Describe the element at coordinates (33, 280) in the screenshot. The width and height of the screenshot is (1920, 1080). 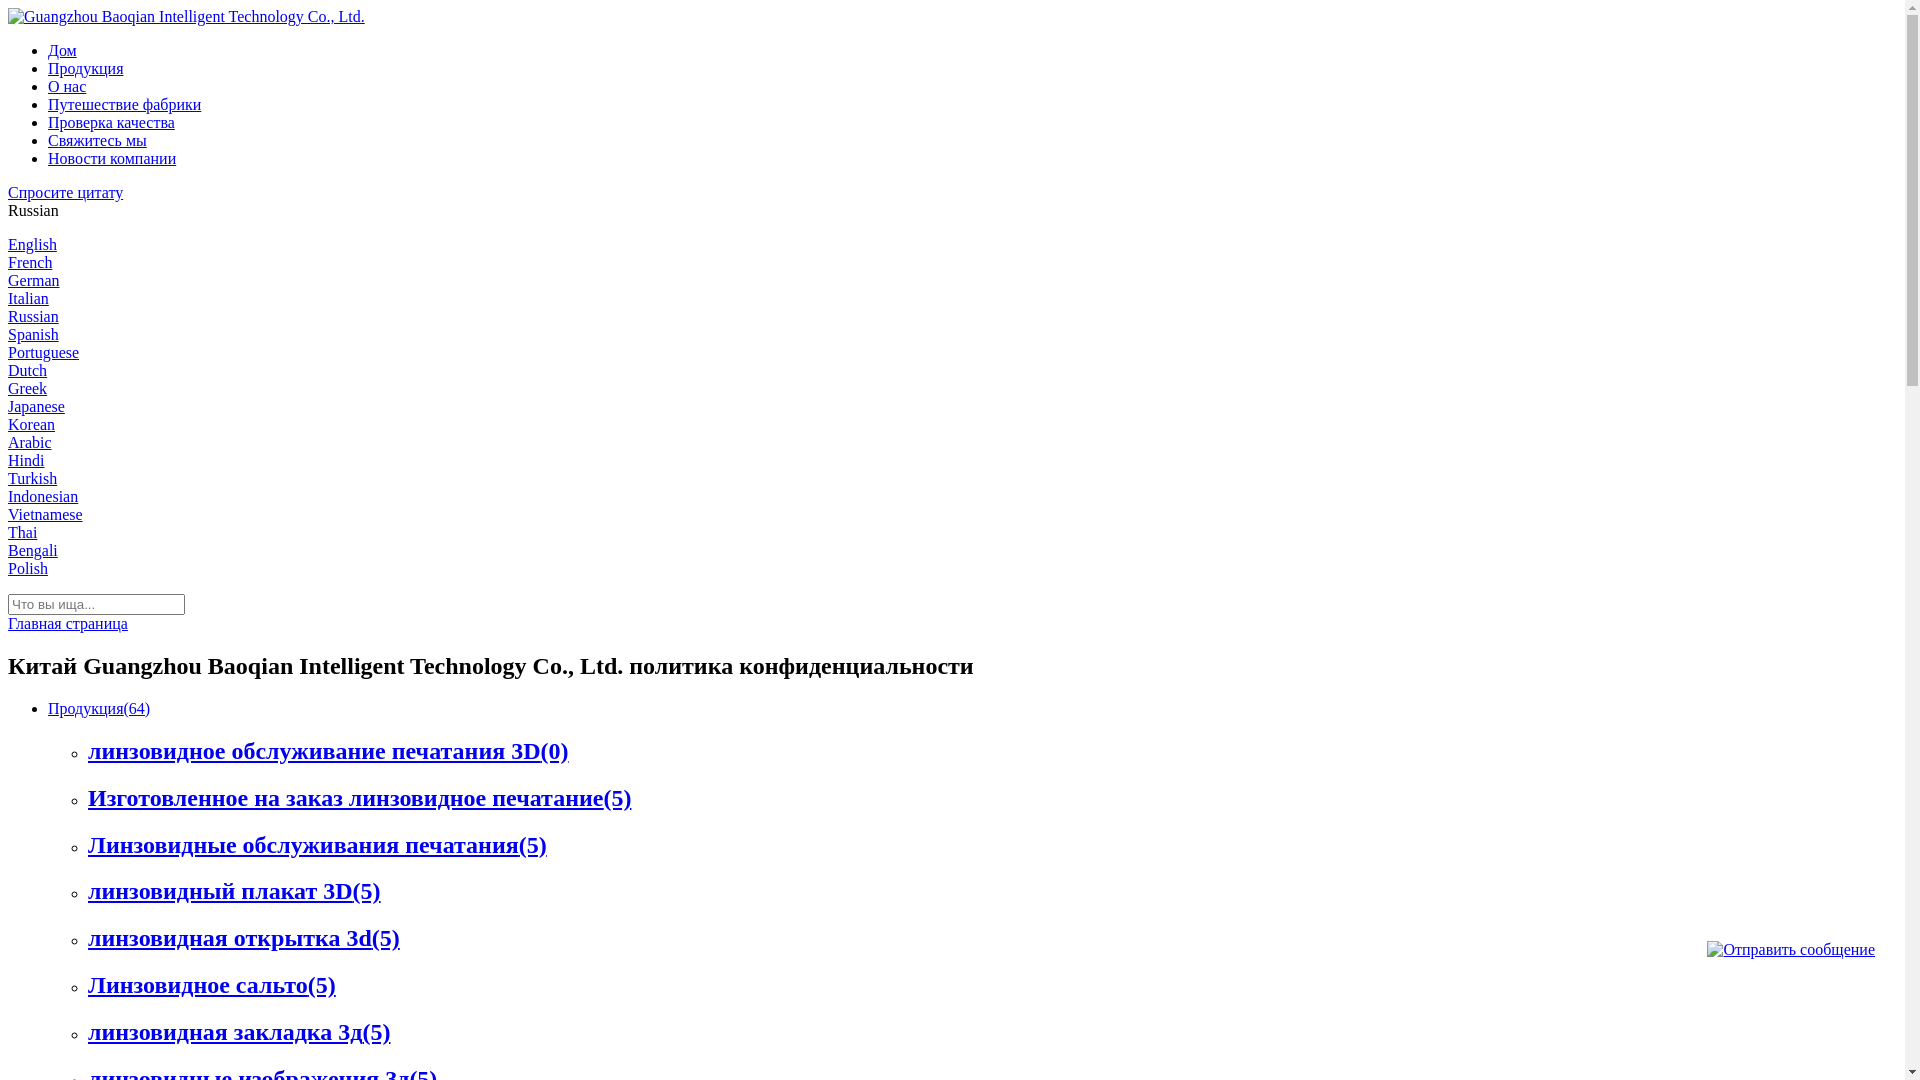
I see `'German'` at that location.